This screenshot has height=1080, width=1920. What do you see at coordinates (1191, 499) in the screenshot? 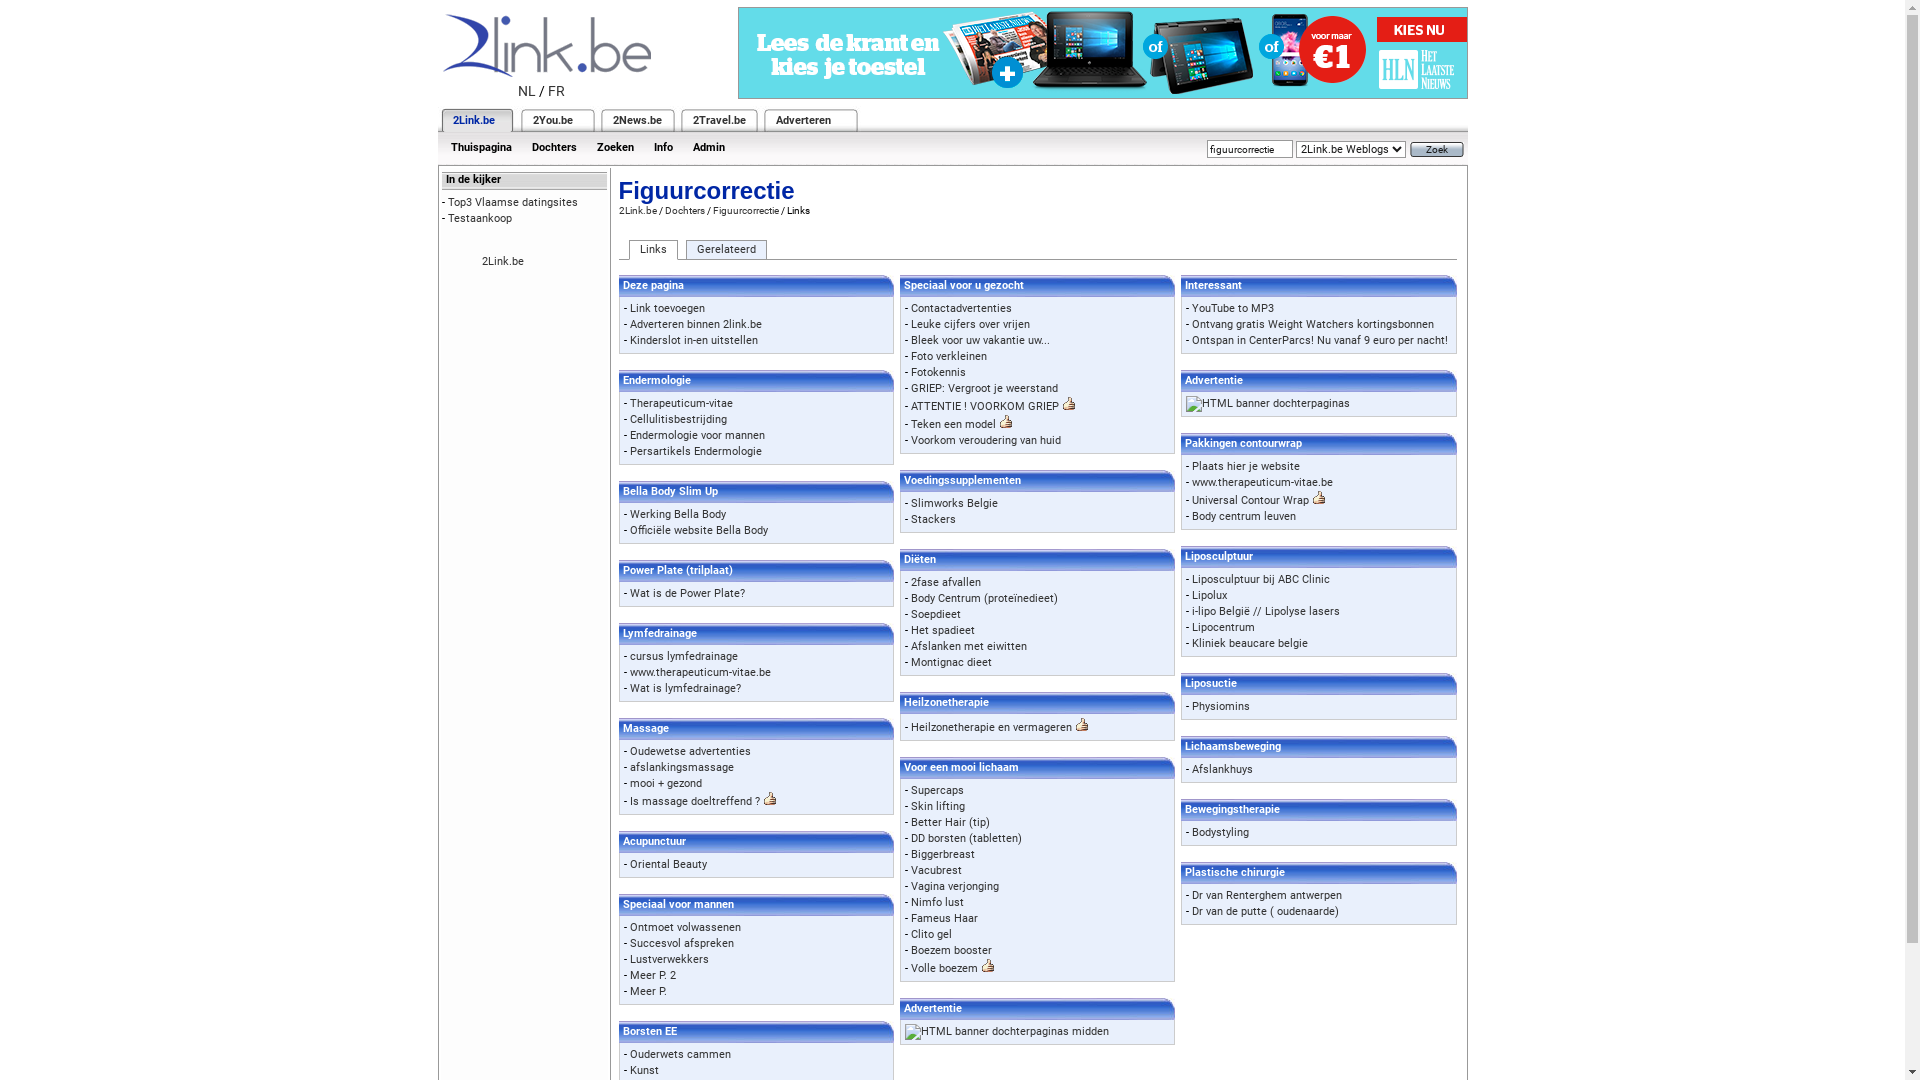
I see `'Universal Contour Wrap'` at bounding box center [1191, 499].